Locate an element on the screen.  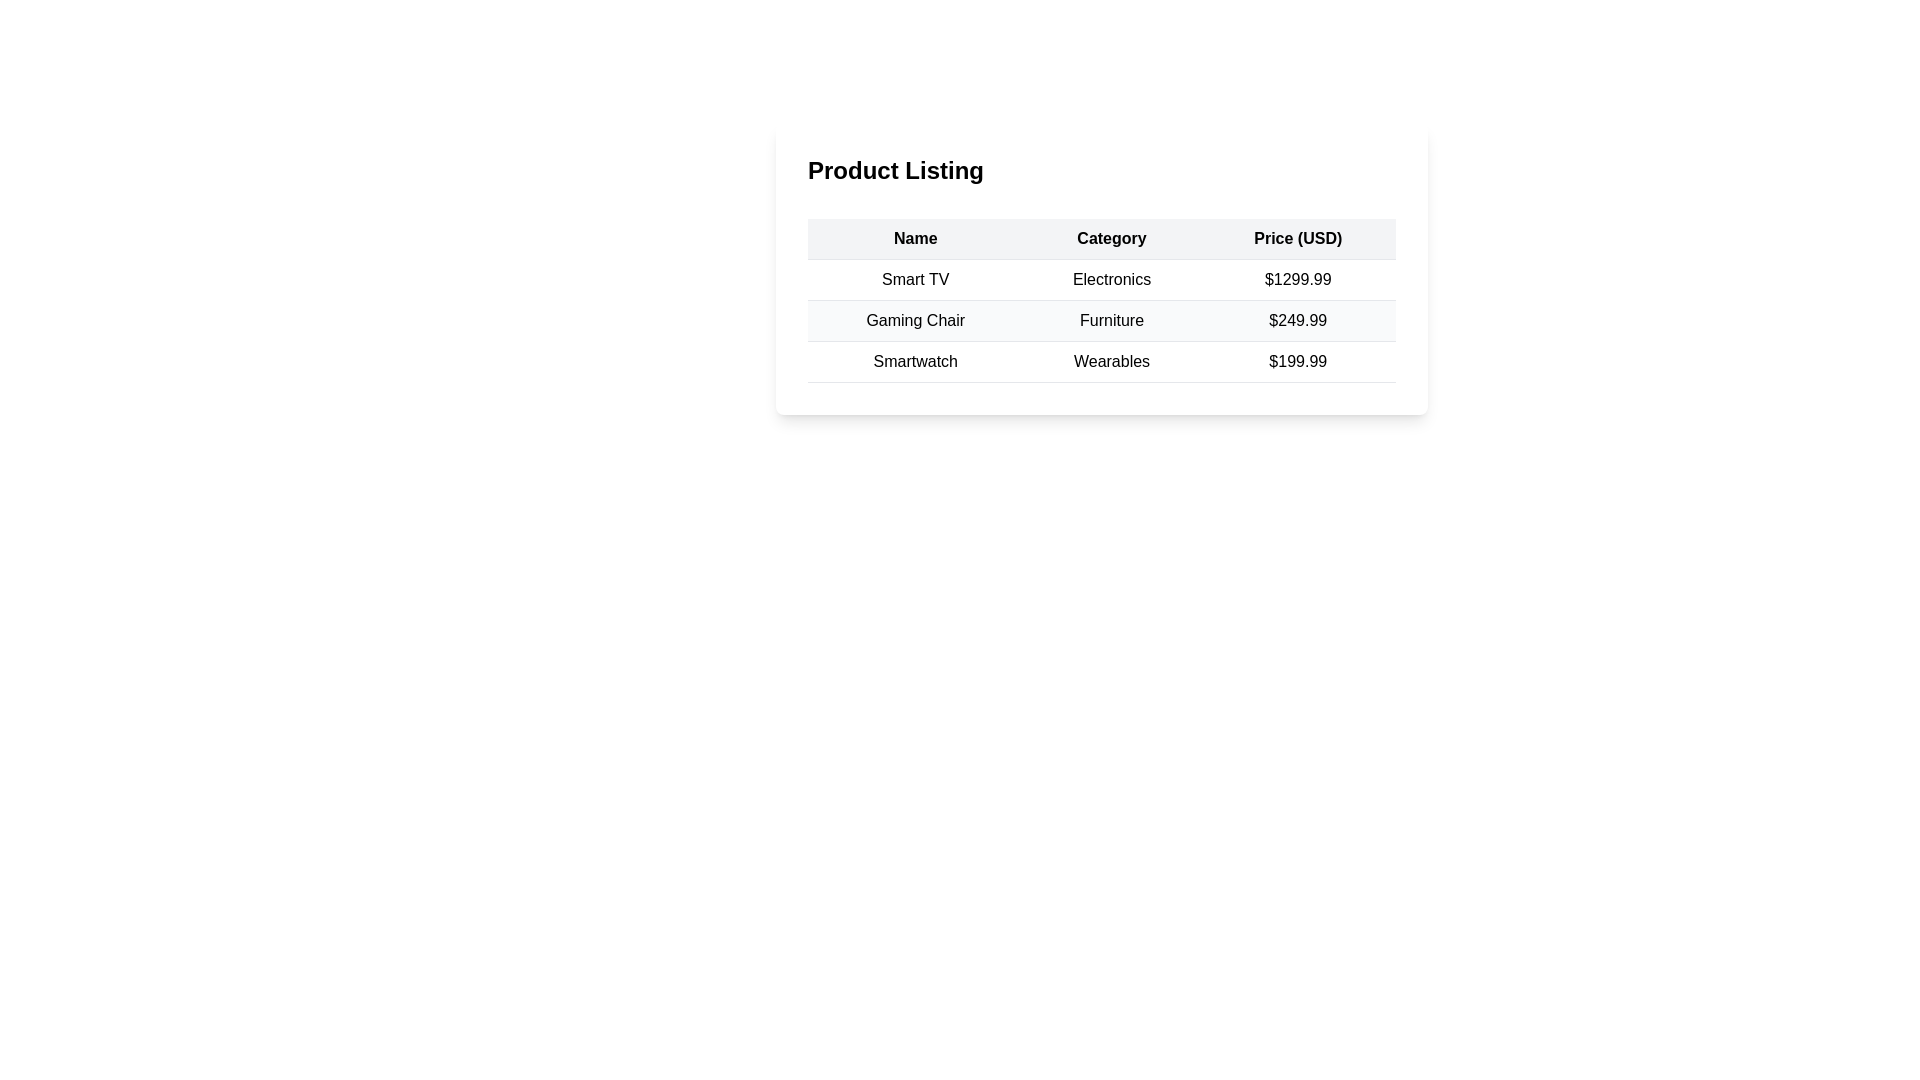
the 'Electronics' category label located in the second column of the first row of the product table, positioned between 'Smart TV' and '$1299.99' is located at coordinates (1111, 280).